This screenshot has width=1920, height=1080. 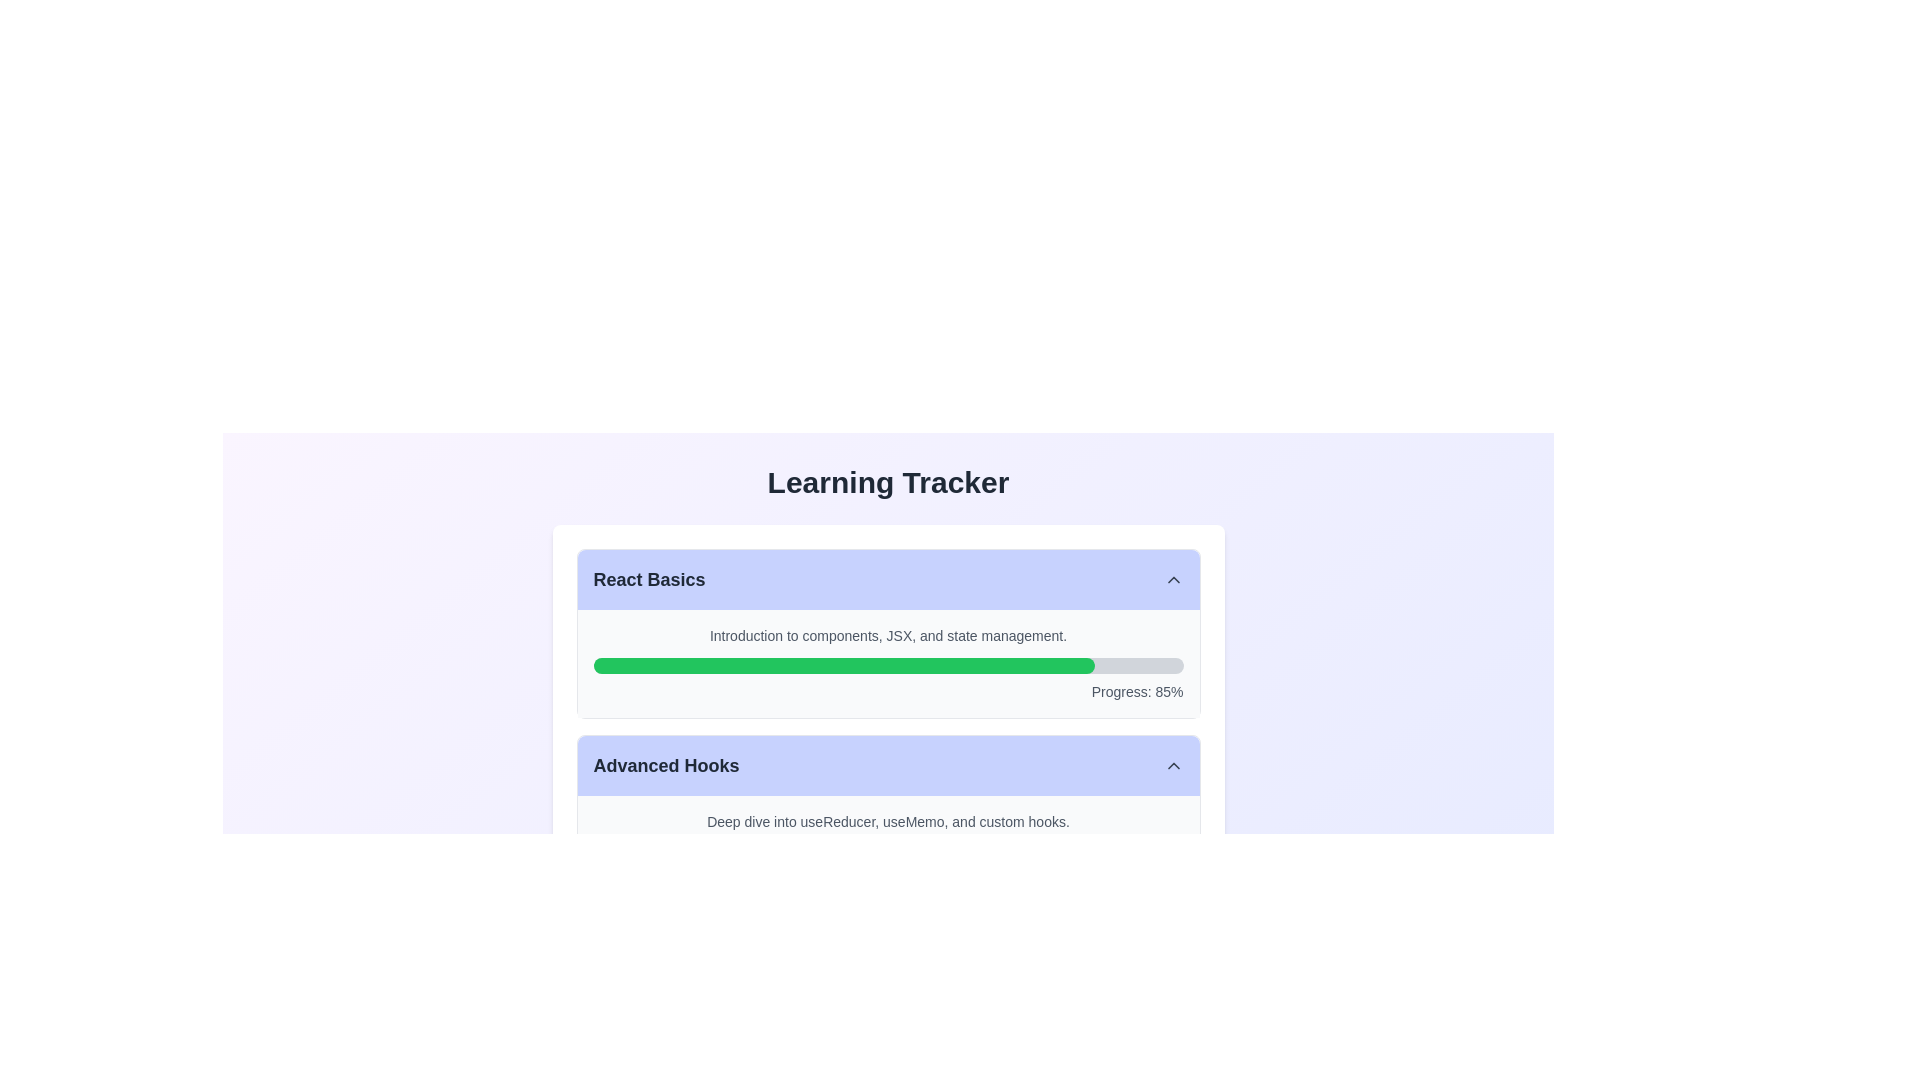 I want to click on the text element displaying 'Deep dive into useReducer, useMemo, and custom hooks.' in the 'Advanced Hooks' section, which is positioned above the progress bar, so click(x=887, y=821).